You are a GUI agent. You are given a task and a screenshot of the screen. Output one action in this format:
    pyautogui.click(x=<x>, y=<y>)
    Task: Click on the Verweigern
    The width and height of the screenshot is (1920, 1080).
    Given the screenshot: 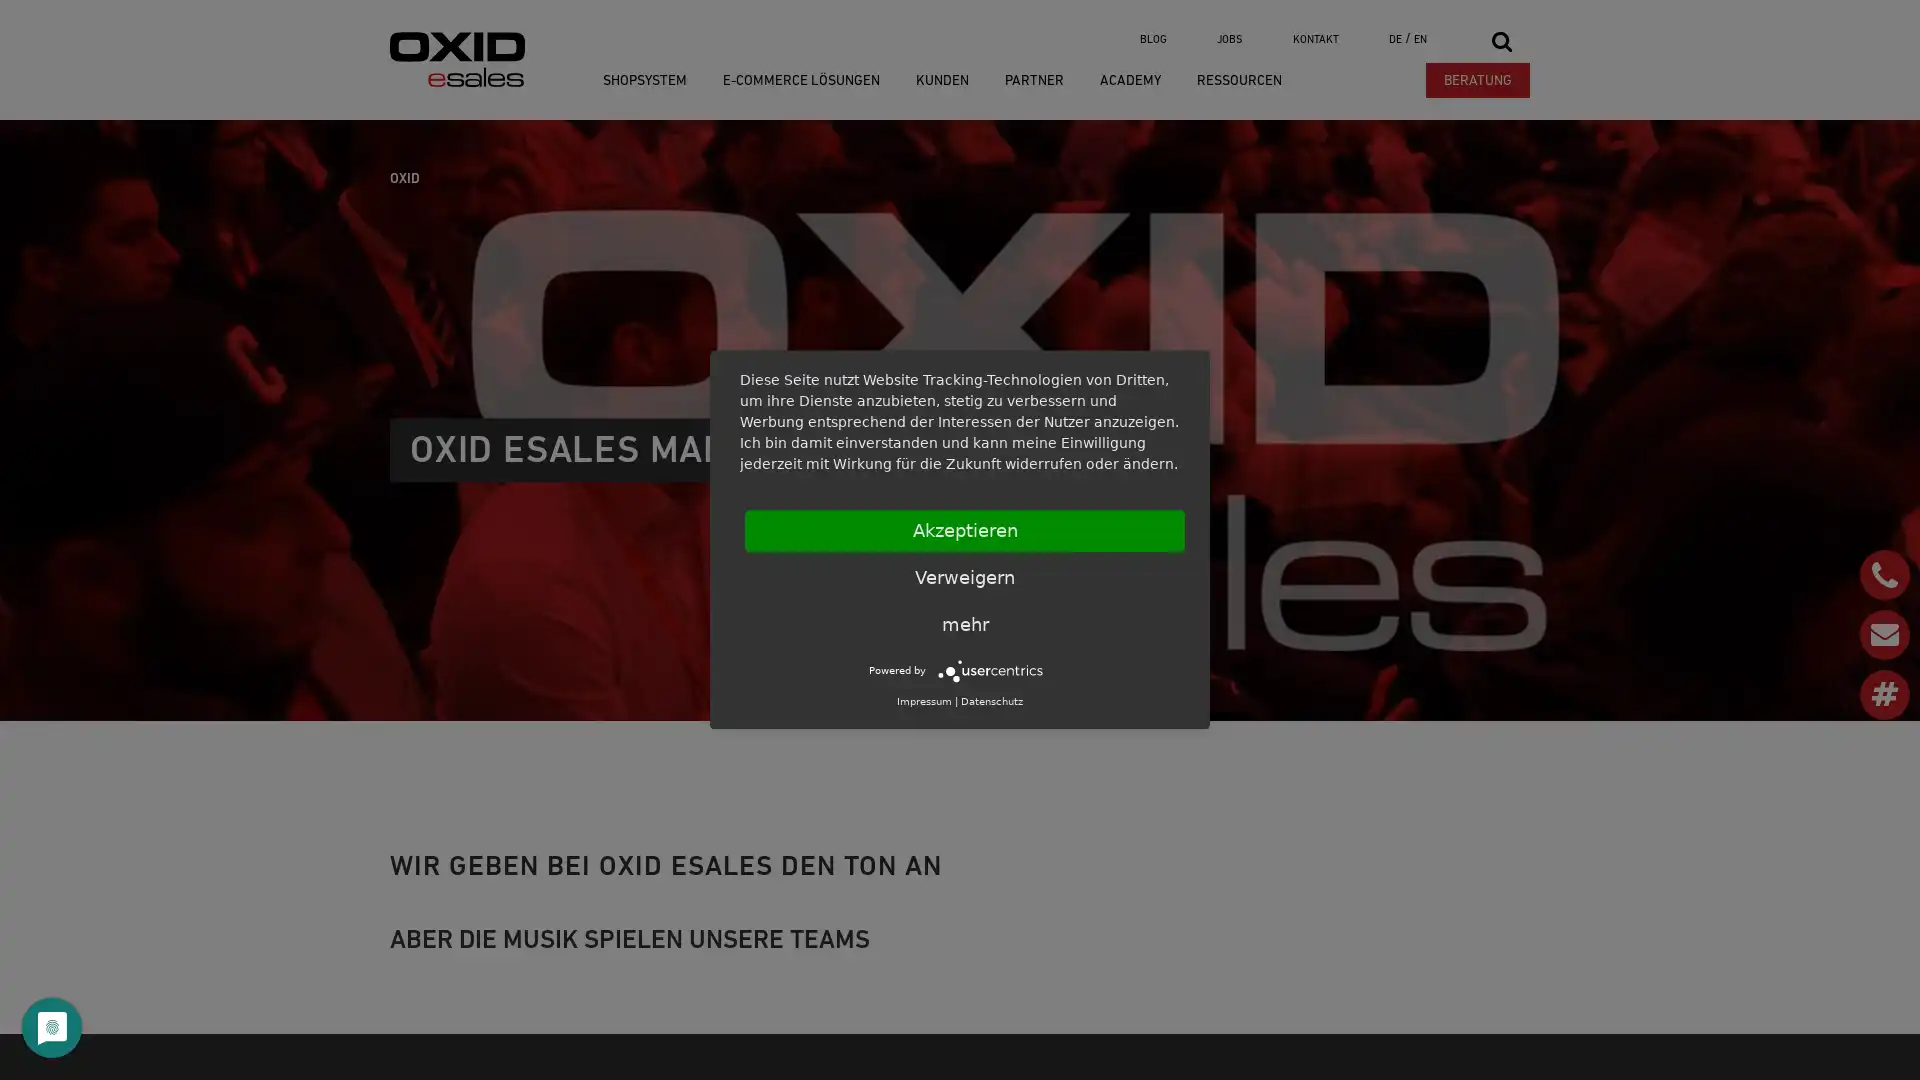 What is the action you would take?
    pyautogui.click(x=964, y=578)
    